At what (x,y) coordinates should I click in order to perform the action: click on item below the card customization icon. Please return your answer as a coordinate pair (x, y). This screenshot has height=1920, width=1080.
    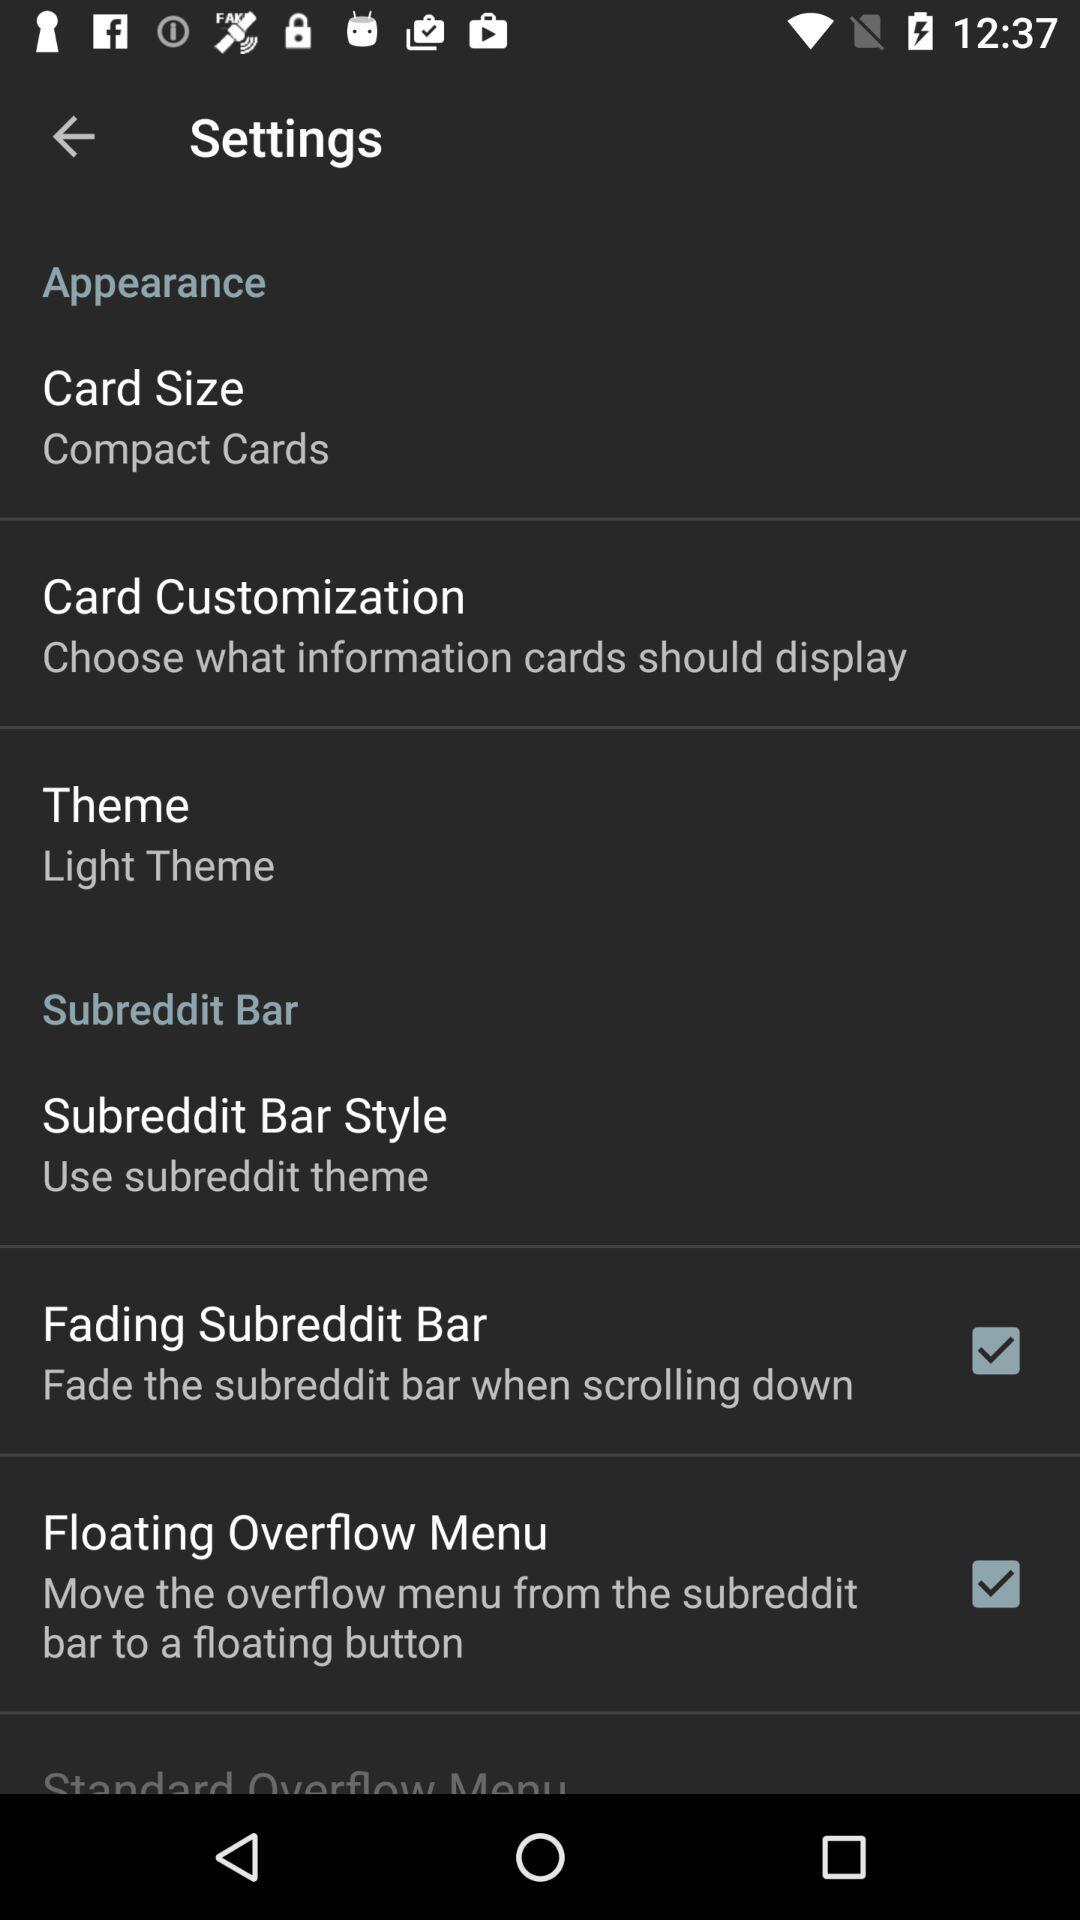
    Looking at the image, I should click on (474, 655).